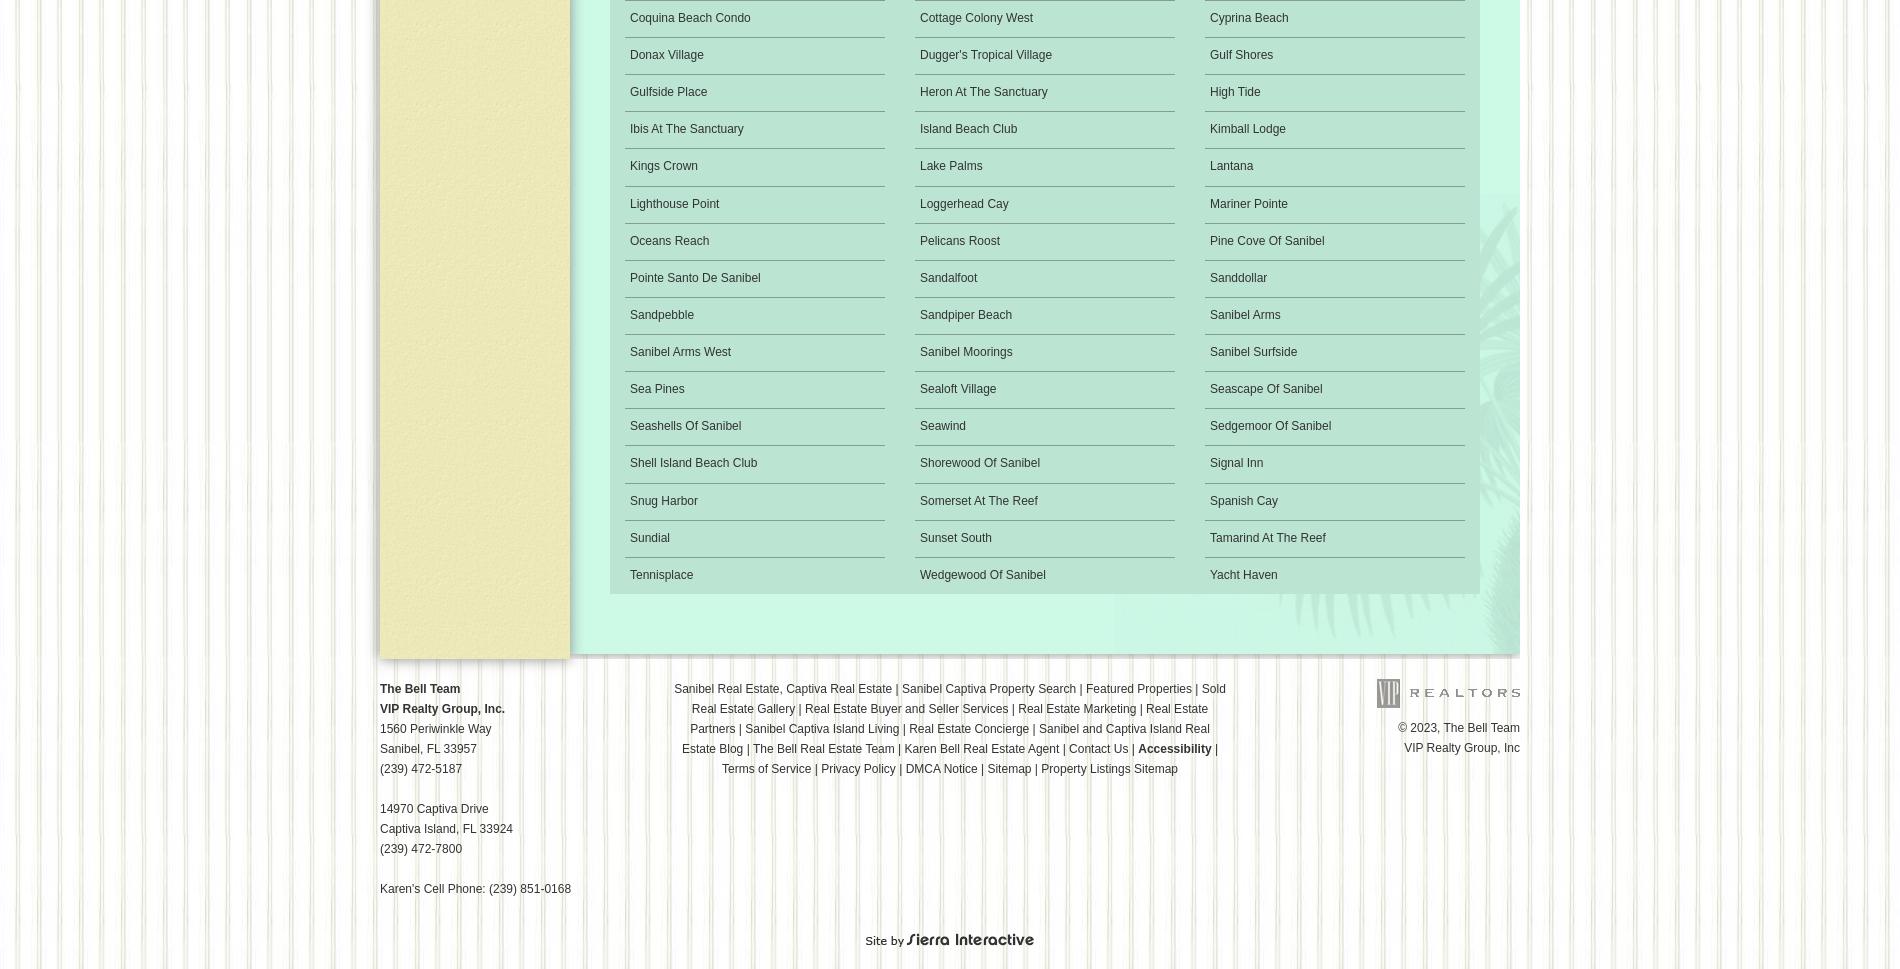  Describe the element at coordinates (630, 312) in the screenshot. I see `'Sandpebble'` at that location.